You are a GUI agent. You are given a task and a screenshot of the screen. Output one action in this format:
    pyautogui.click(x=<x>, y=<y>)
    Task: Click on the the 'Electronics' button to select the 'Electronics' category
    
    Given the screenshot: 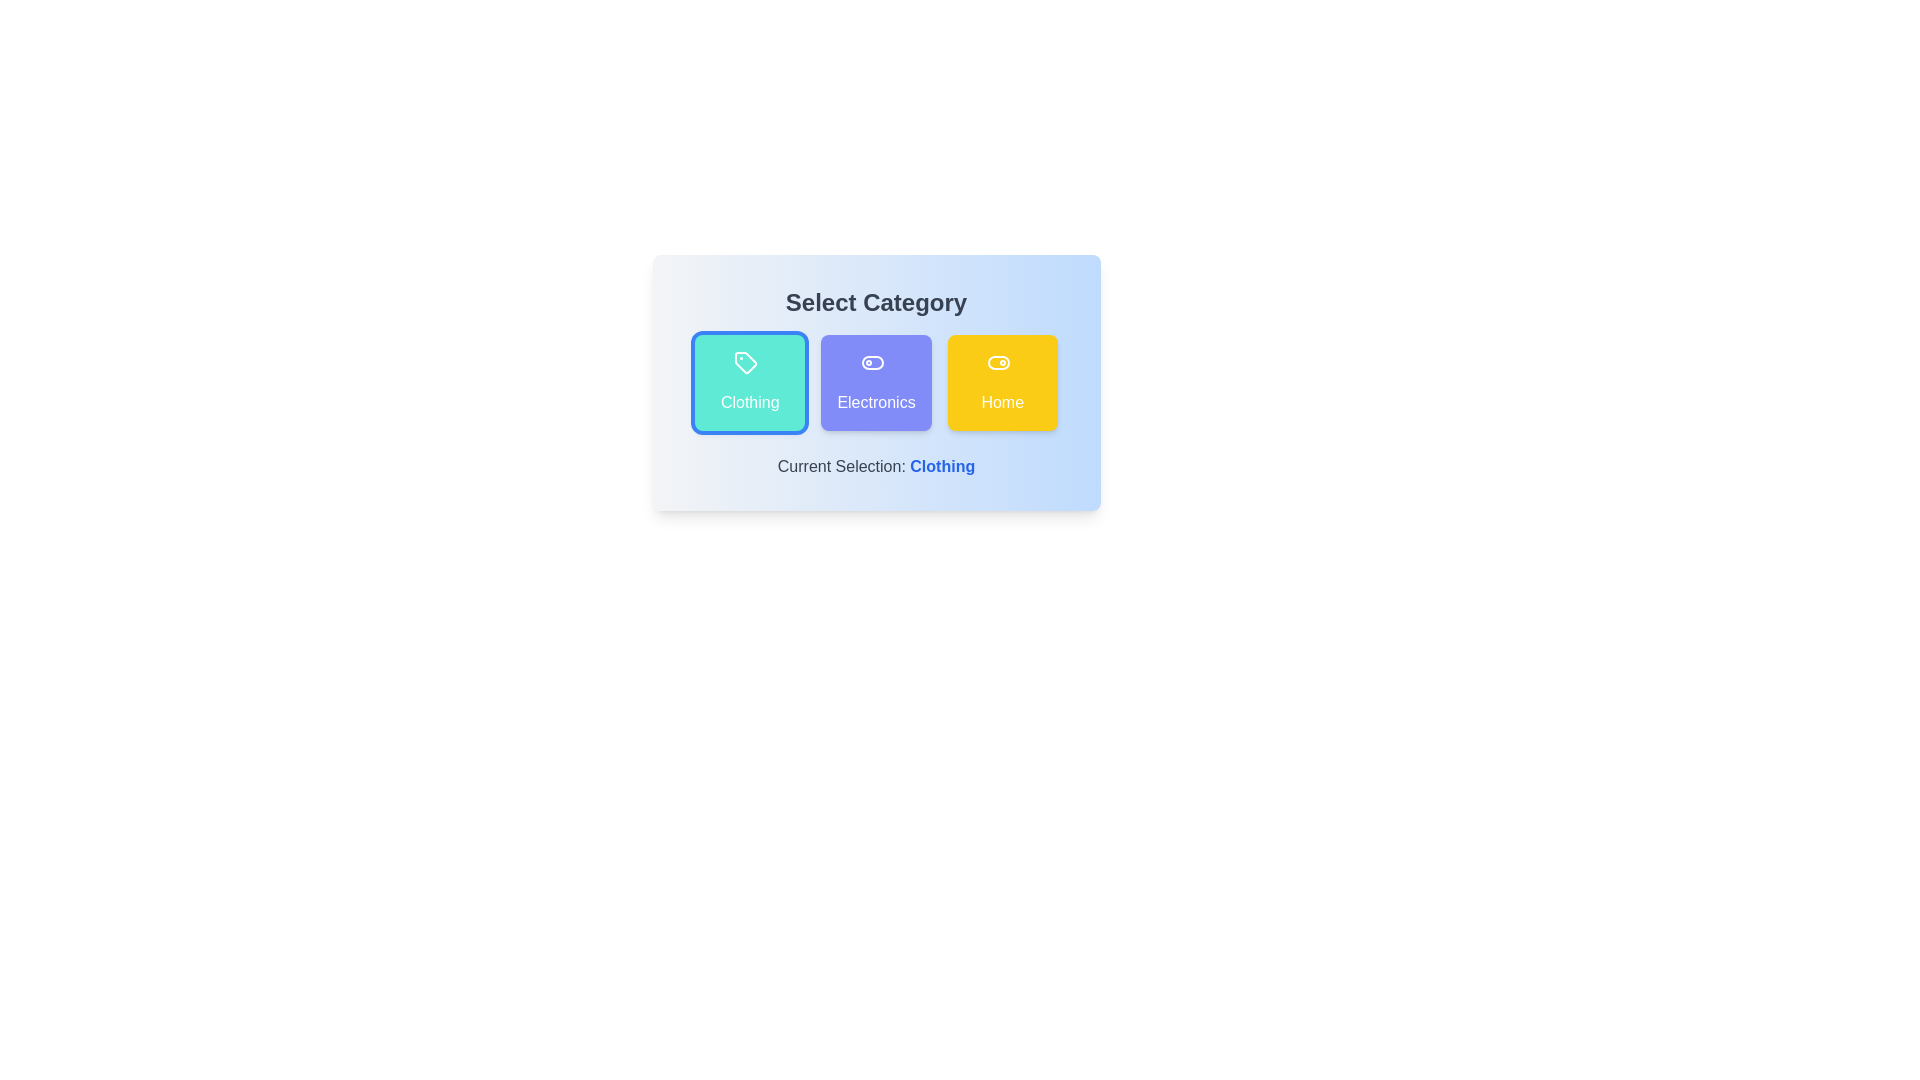 What is the action you would take?
    pyautogui.click(x=876, y=382)
    